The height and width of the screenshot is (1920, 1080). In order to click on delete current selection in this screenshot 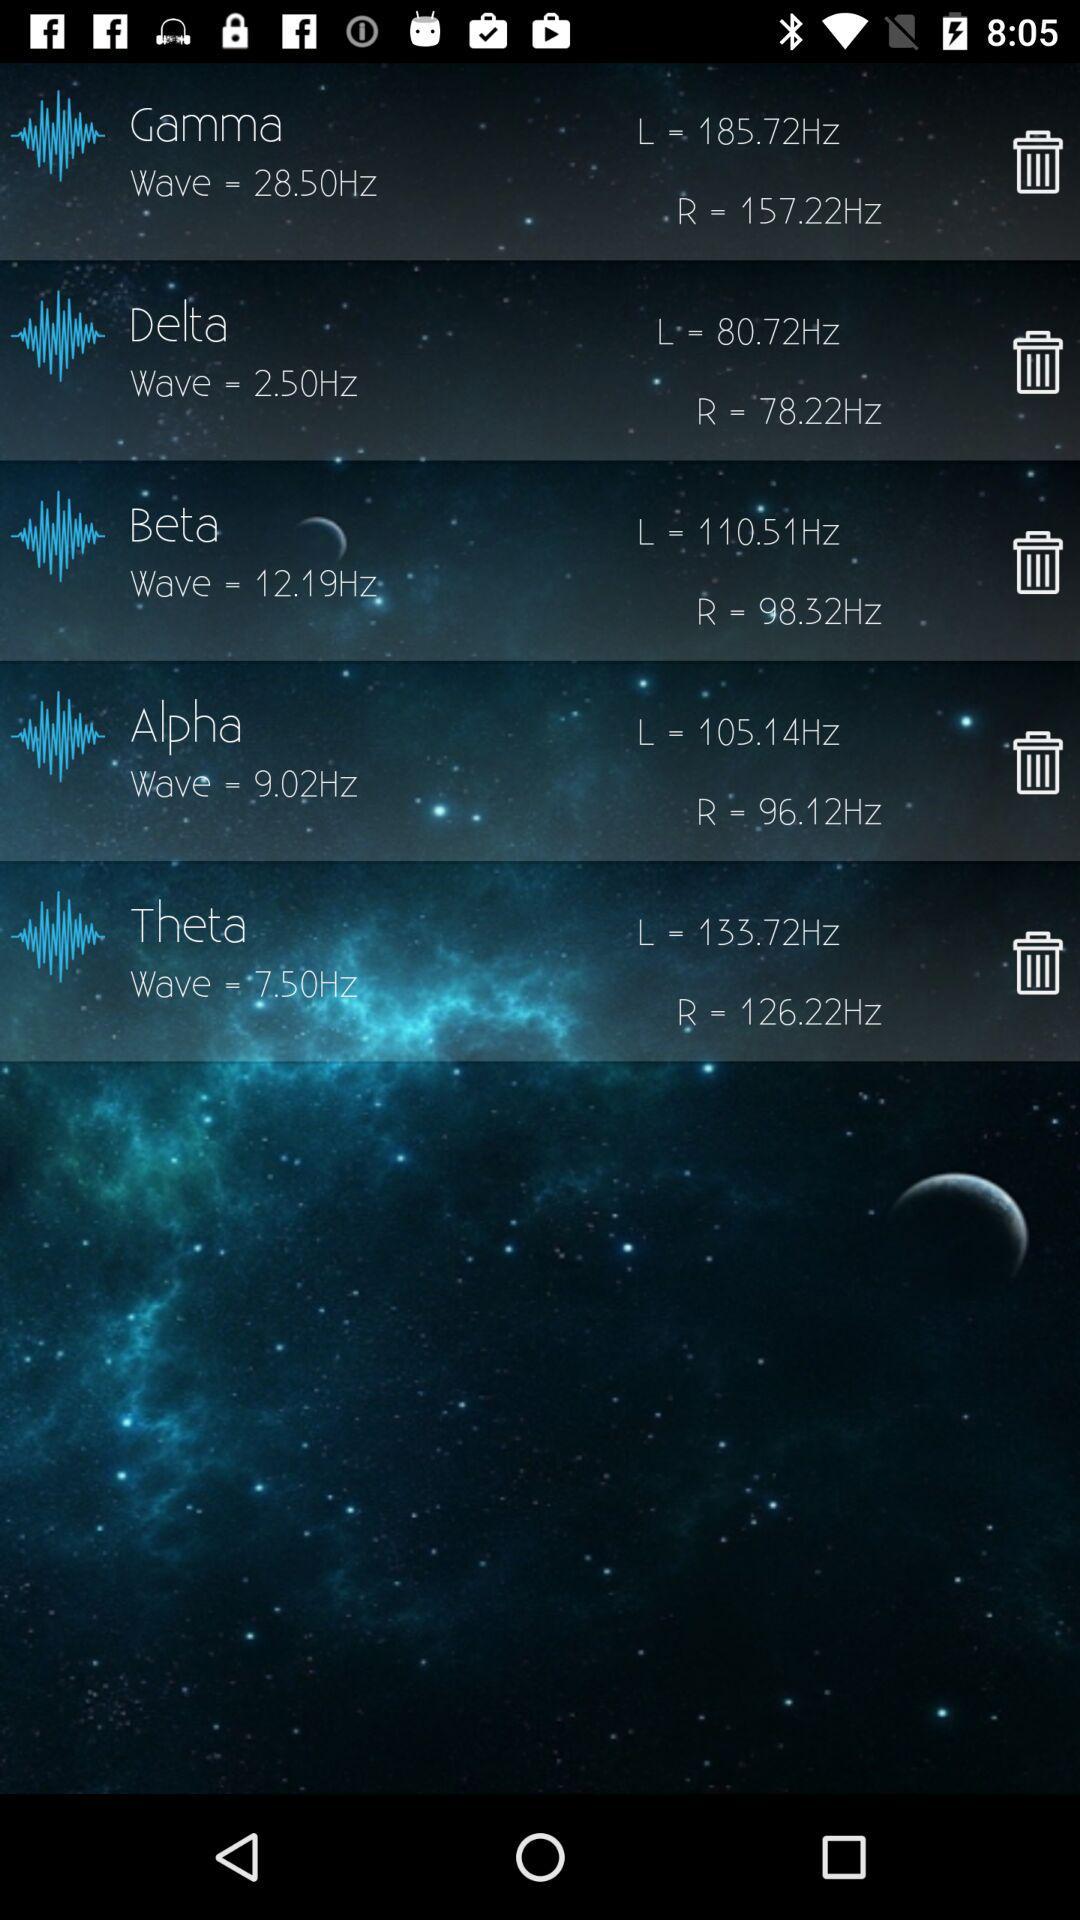, I will do `click(1036, 161)`.